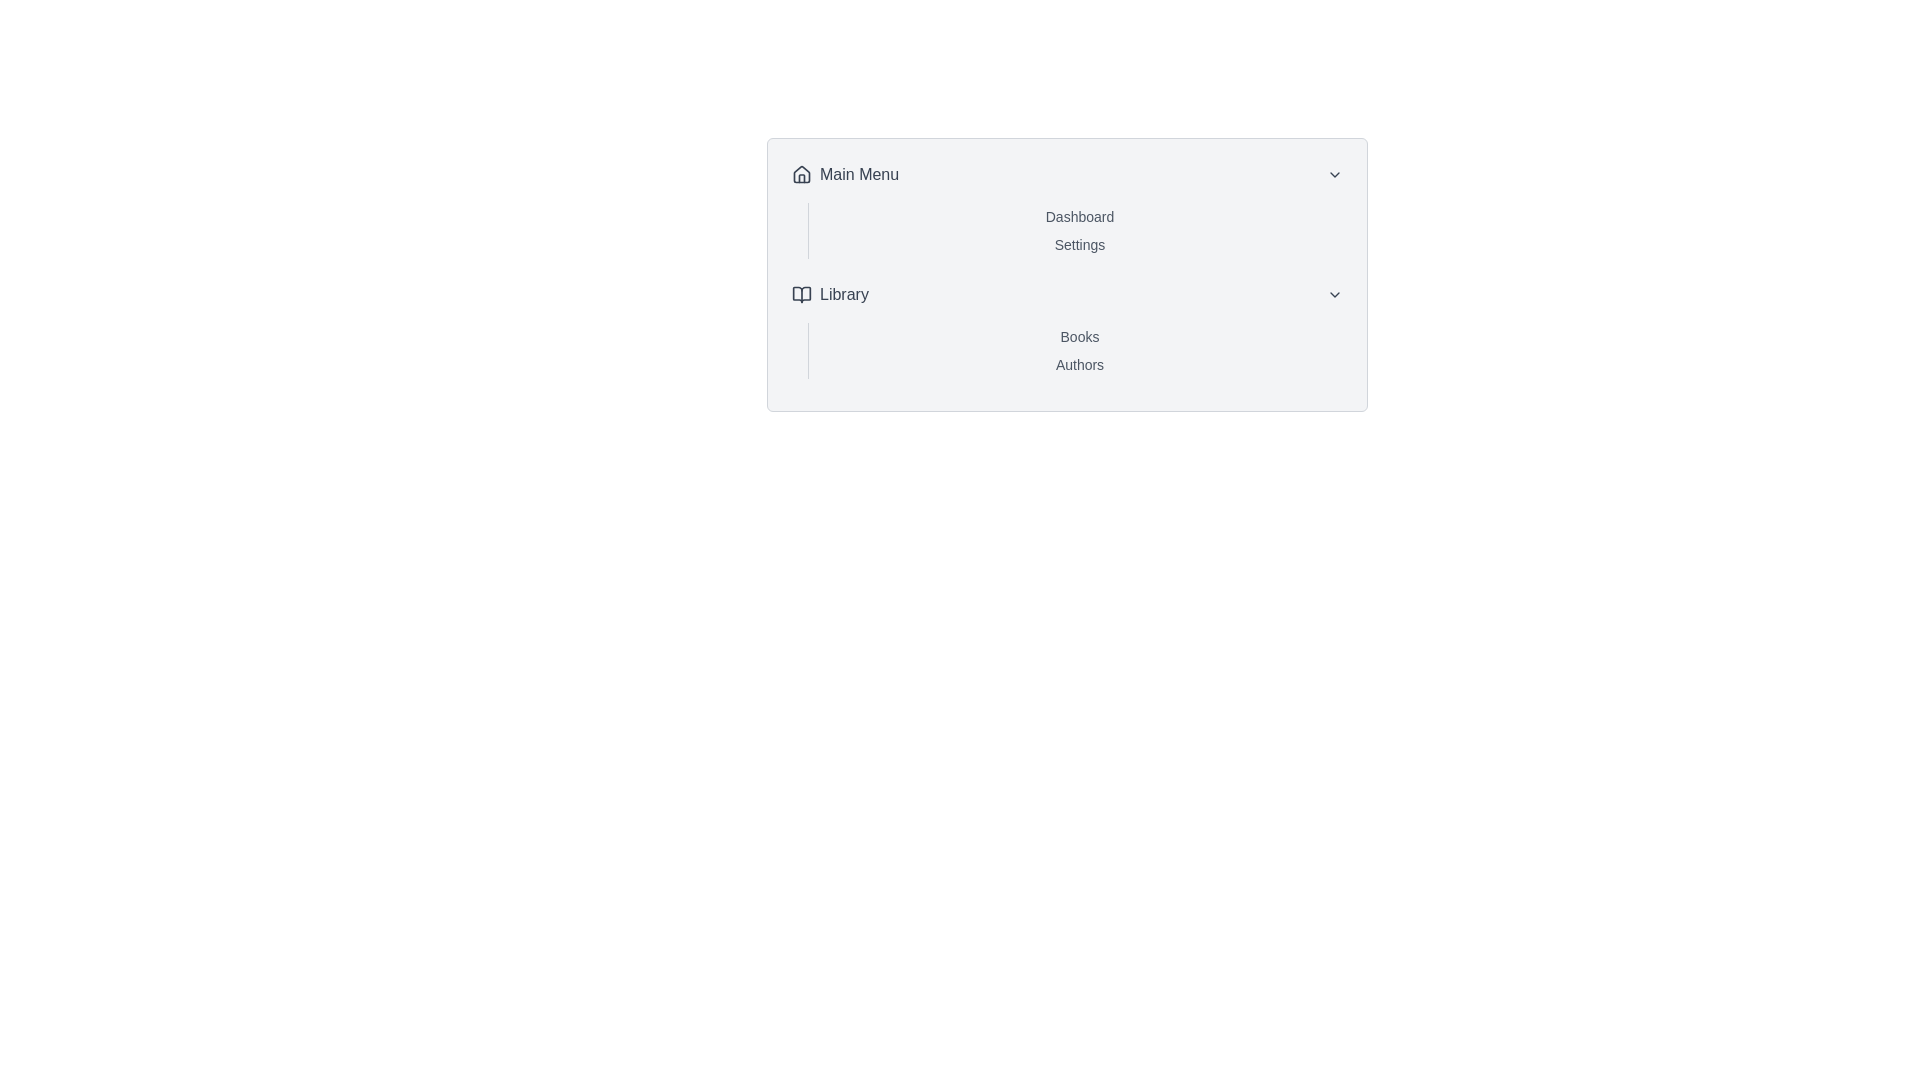 Image resolution: width=1920 pixels, height=1080 pixels. I want to click on the chevron icon next to the 'Library' section, so click(1334, 294).